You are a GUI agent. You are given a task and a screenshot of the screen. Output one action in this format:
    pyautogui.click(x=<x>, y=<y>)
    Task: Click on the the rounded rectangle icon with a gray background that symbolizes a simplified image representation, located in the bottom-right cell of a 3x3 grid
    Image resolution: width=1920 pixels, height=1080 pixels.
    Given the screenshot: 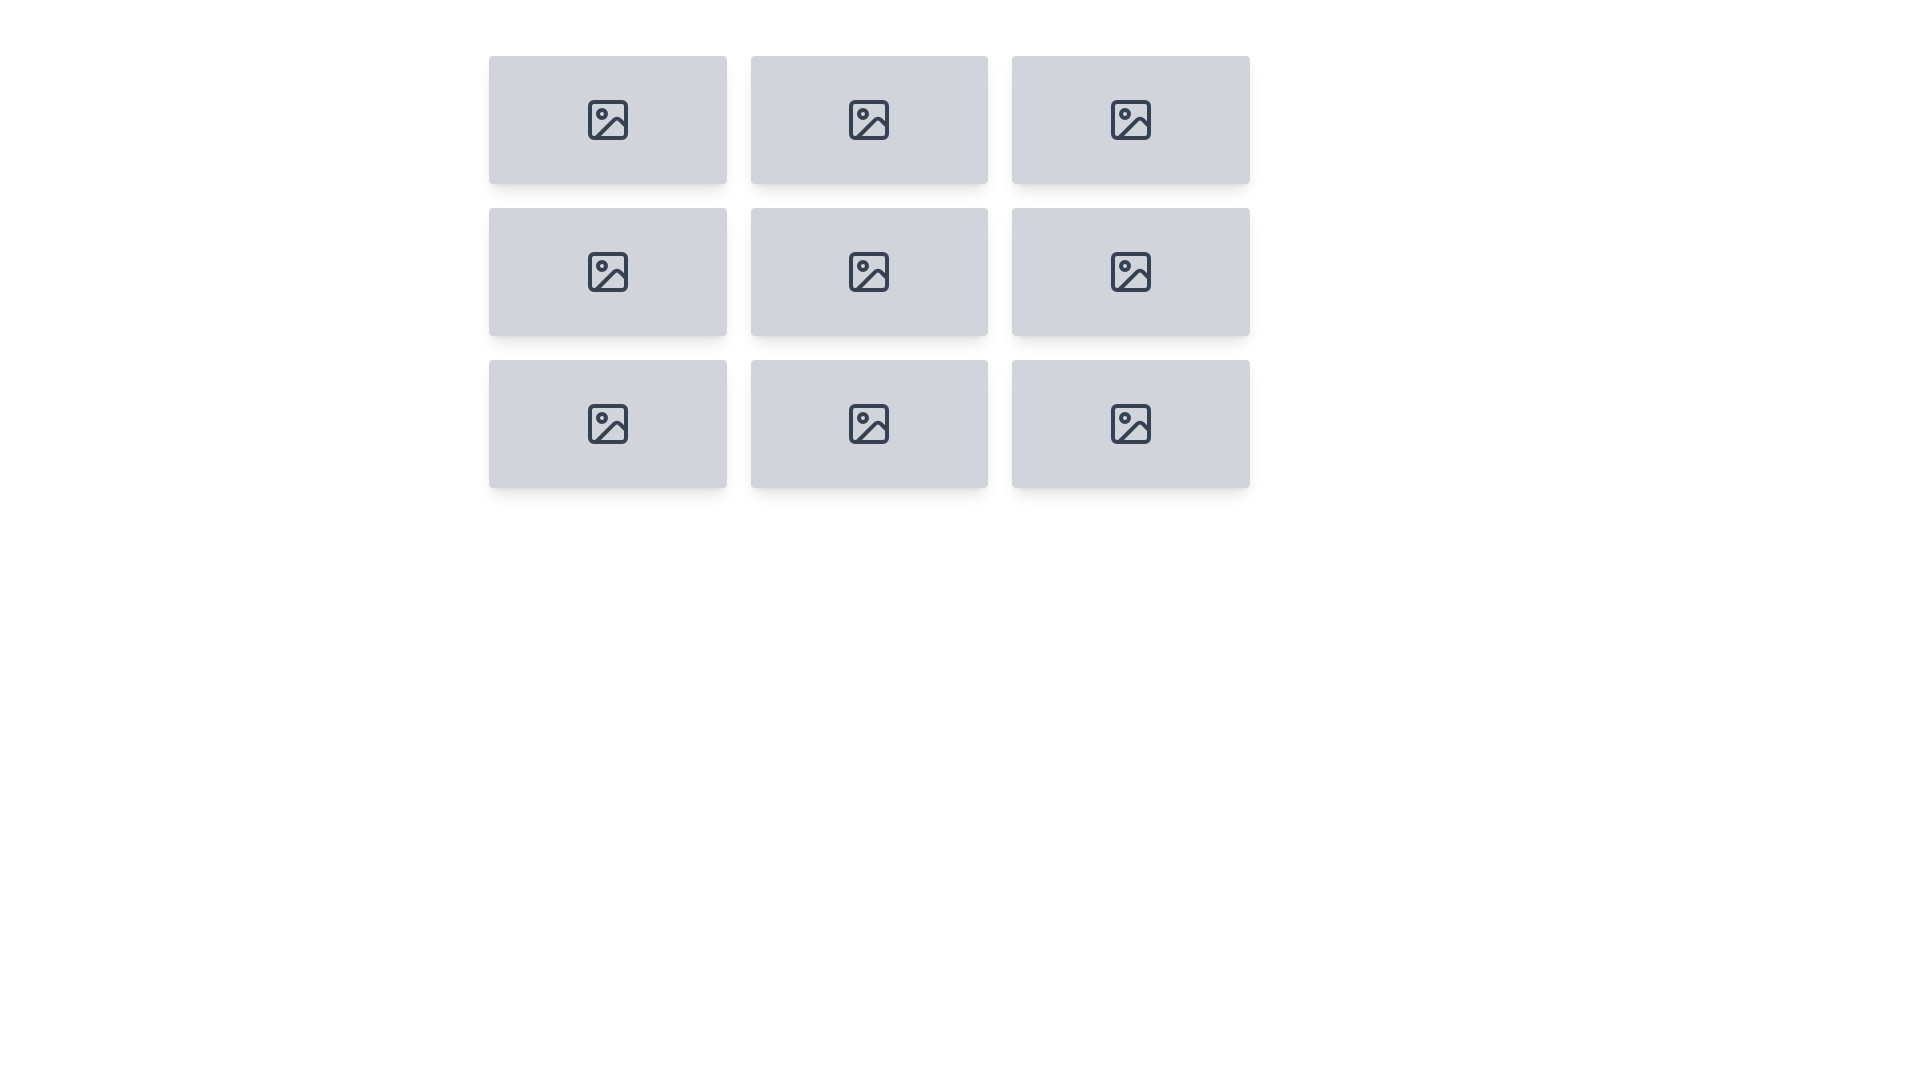 What is the action you would take?
    pyautogui.click(x=1131, y=272)
    